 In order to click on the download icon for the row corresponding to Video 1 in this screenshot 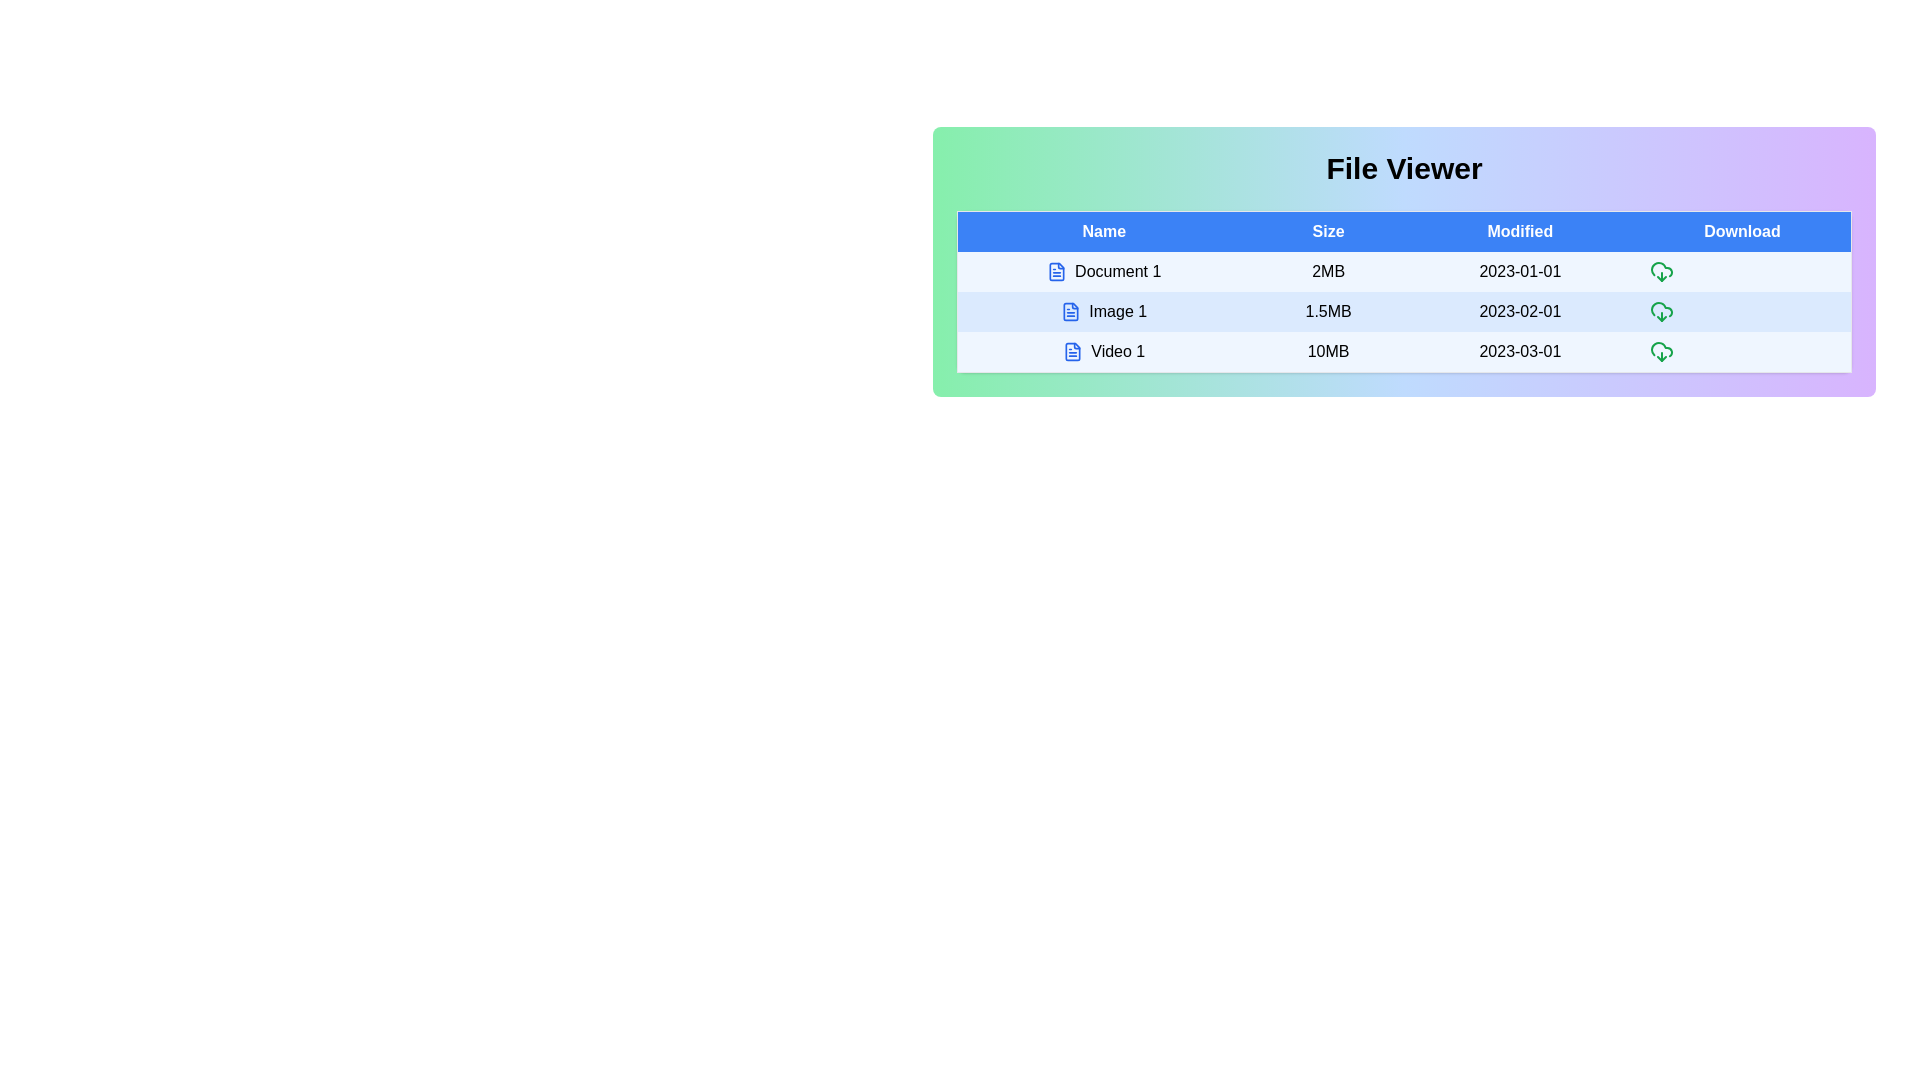, I will do `click(1661, 350)`.